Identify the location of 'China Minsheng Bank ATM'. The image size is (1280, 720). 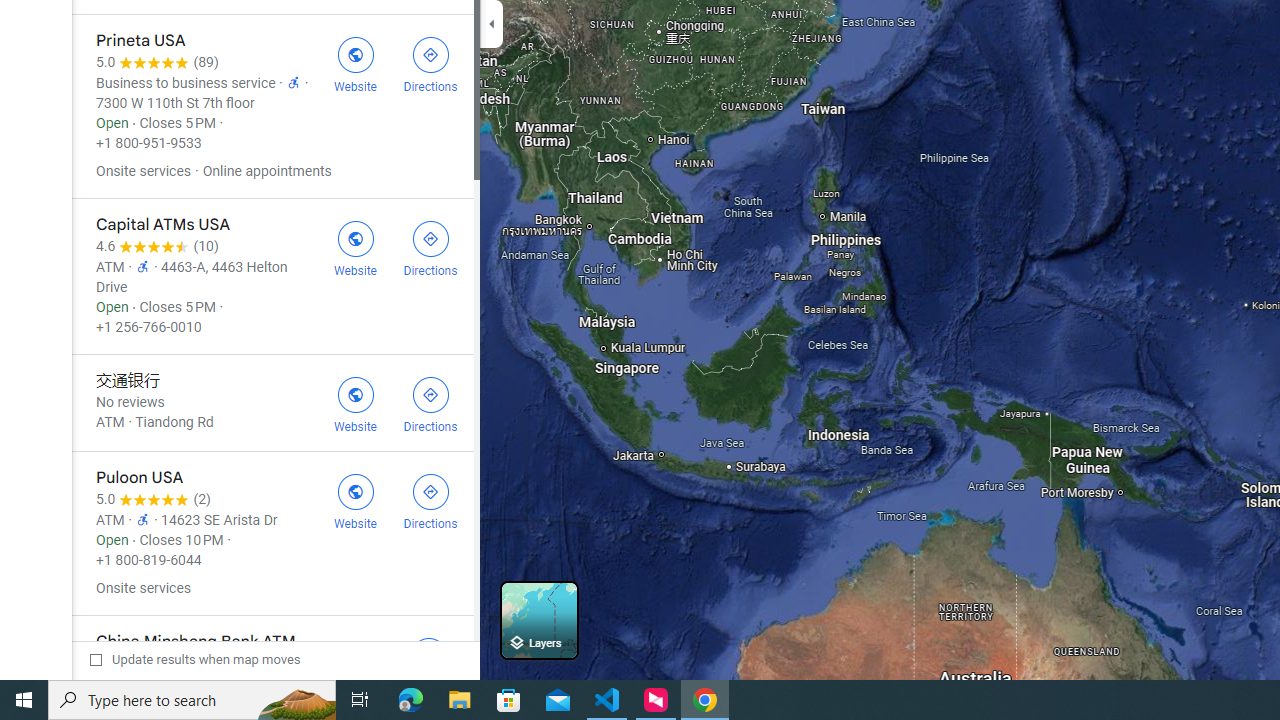
(271, 664).